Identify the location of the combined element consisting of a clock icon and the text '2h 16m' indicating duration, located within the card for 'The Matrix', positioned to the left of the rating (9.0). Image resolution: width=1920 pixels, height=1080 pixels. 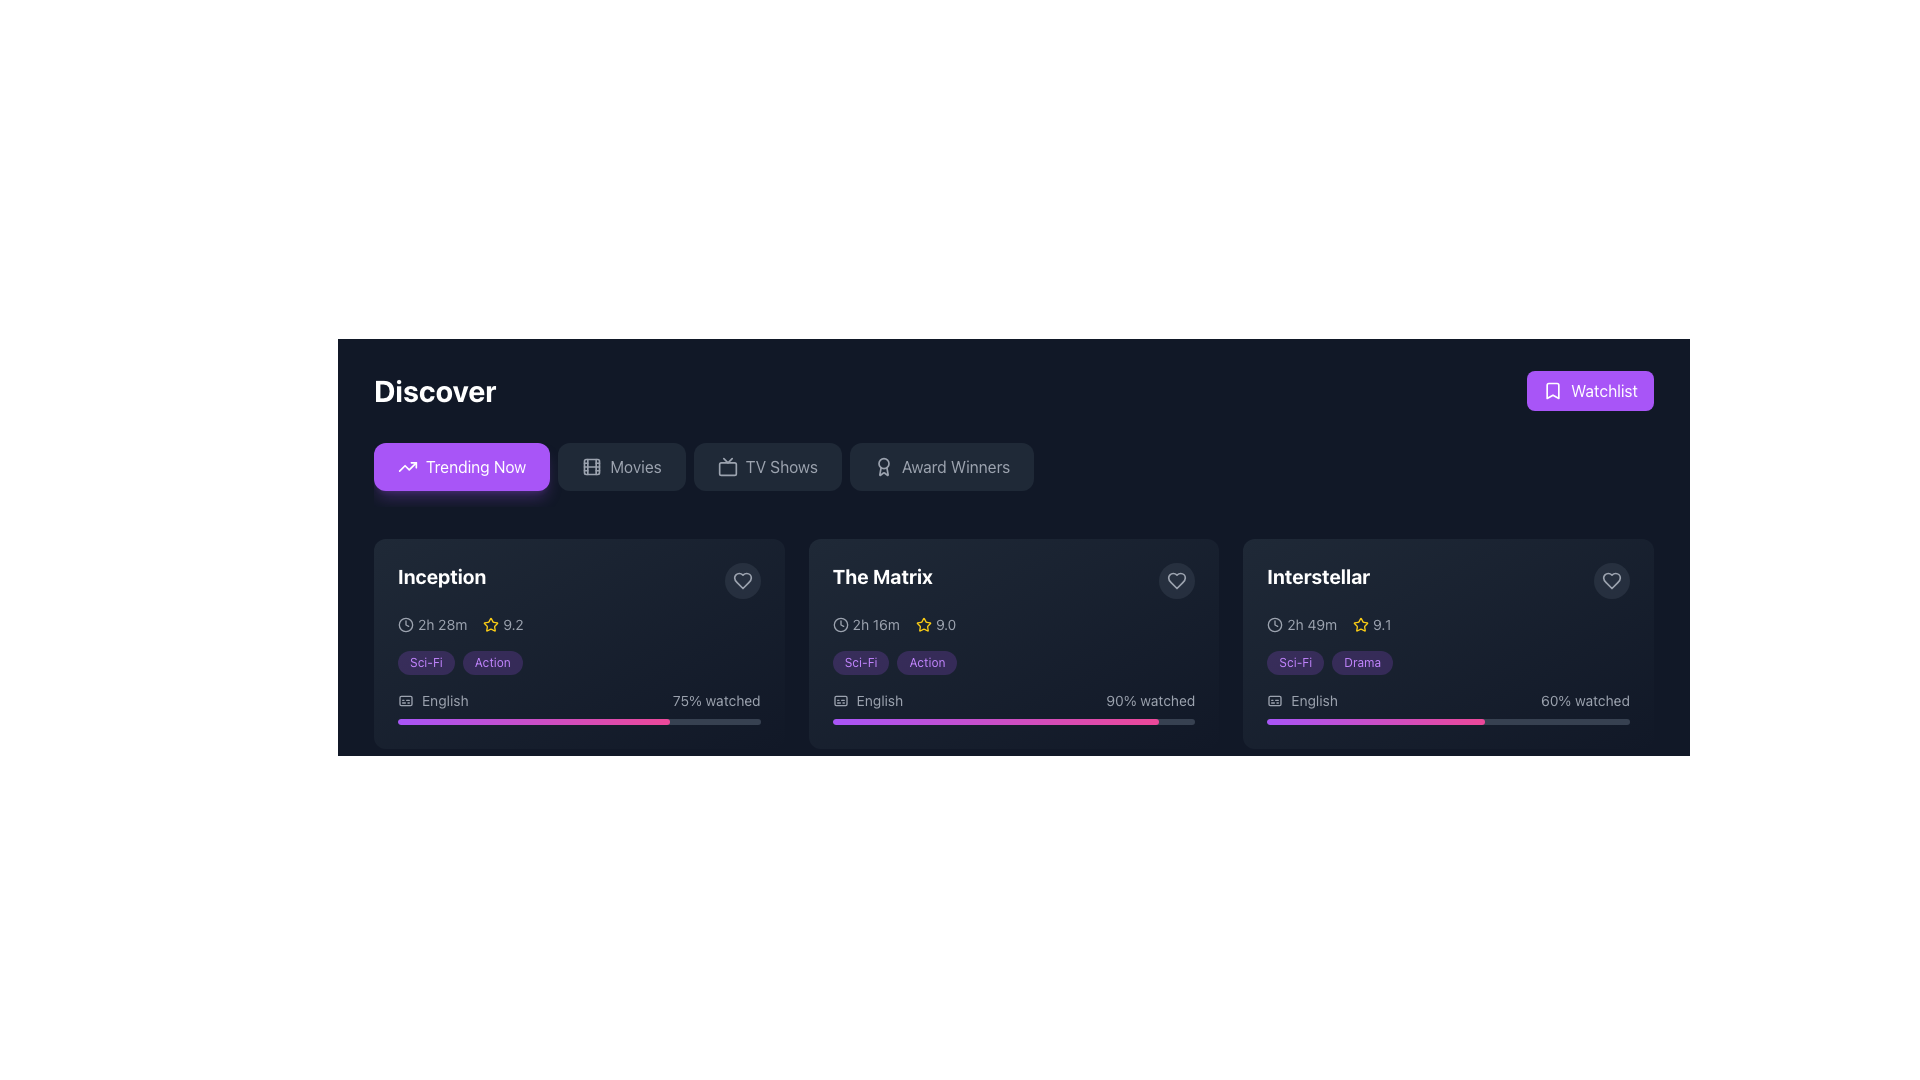
(866, 623).